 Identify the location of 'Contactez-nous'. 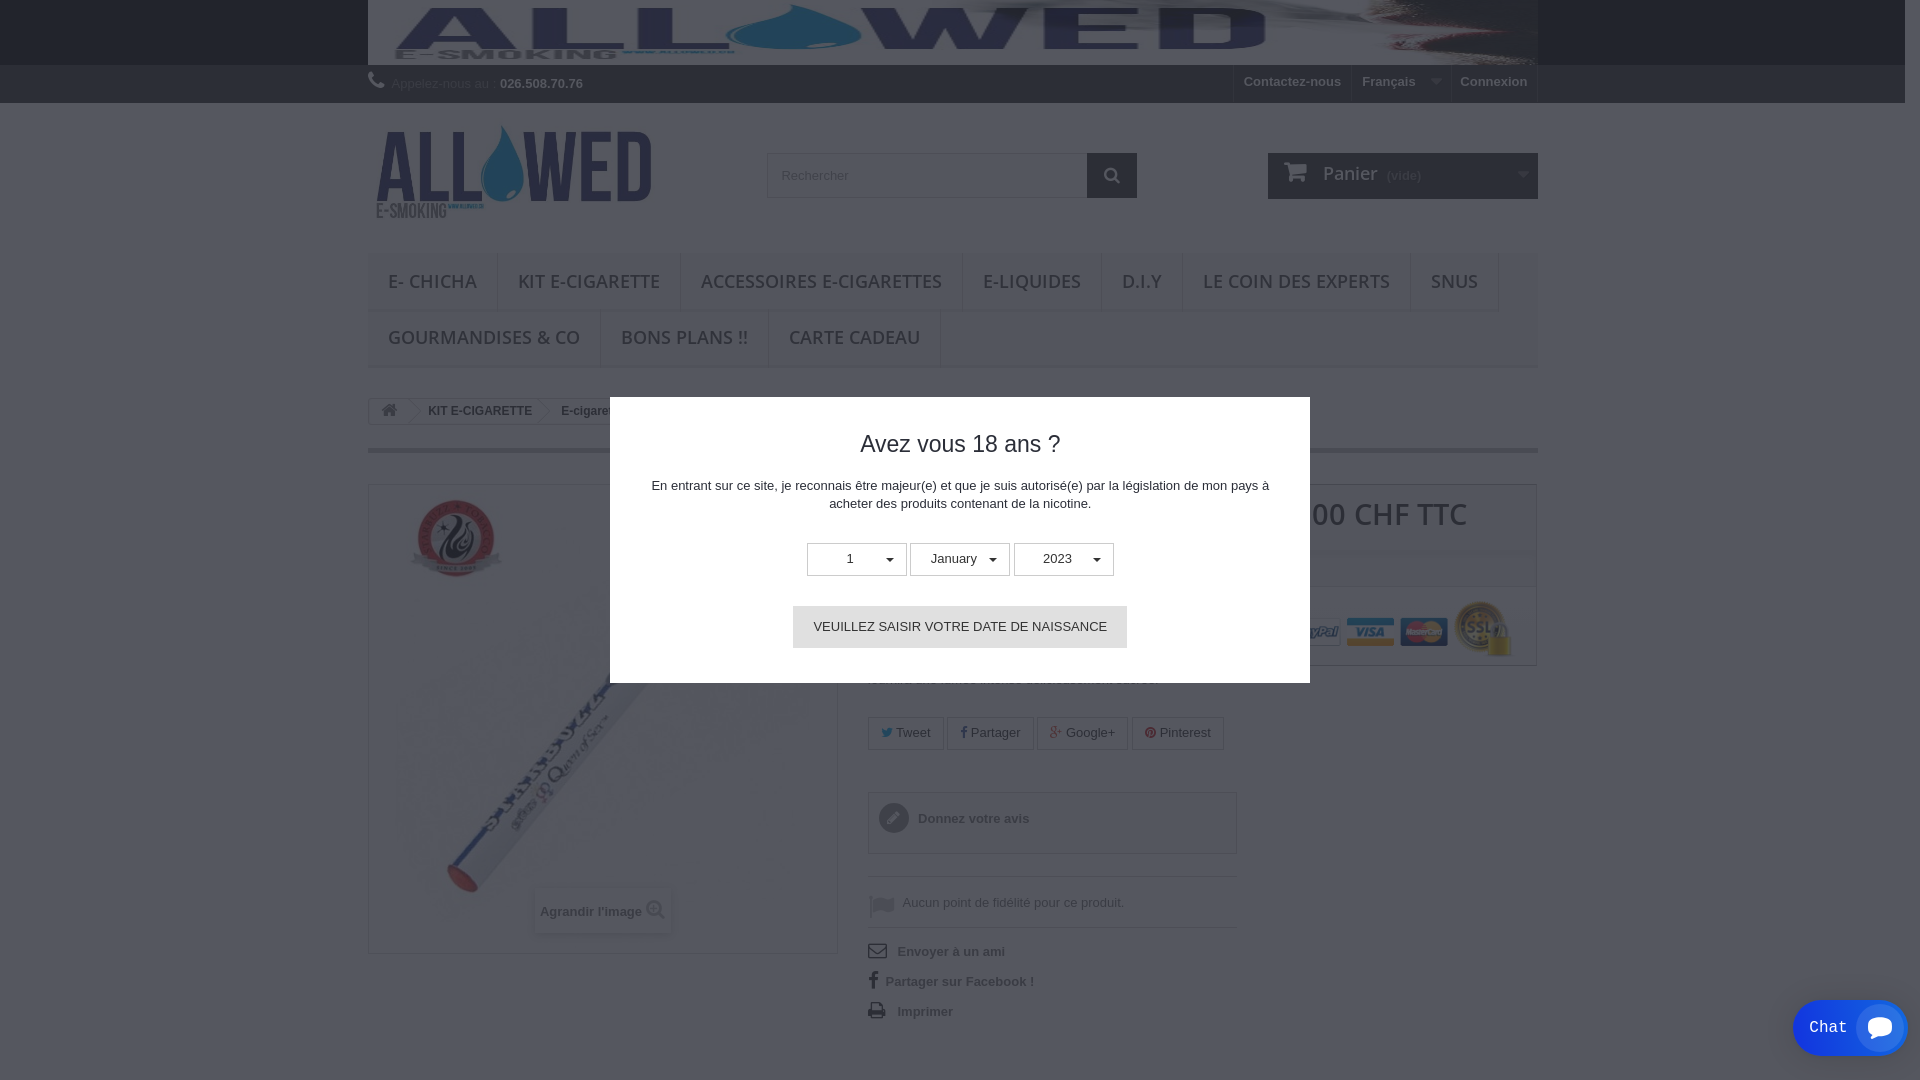
(1292, 82).